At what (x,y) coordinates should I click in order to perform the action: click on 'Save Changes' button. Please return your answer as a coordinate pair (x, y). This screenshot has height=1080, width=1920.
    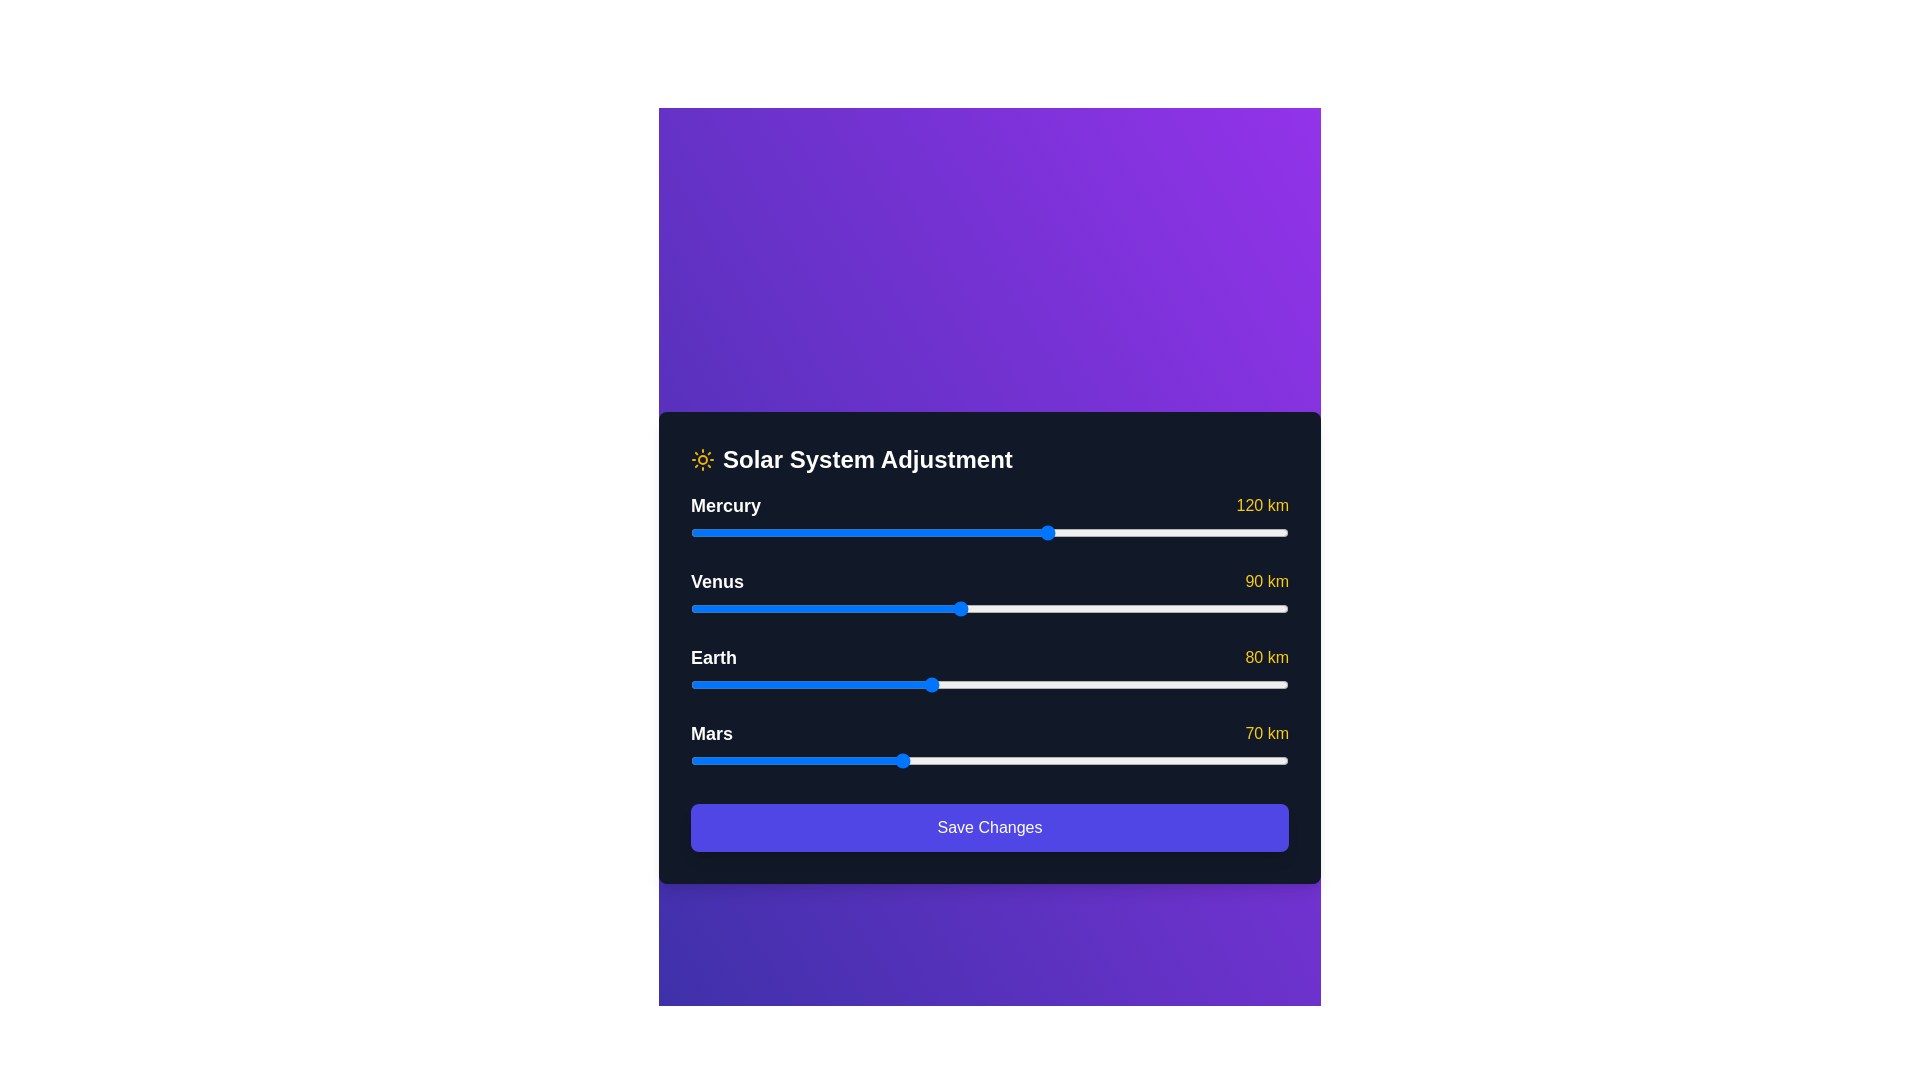
    Looking at the image, I should click on (989, 828).